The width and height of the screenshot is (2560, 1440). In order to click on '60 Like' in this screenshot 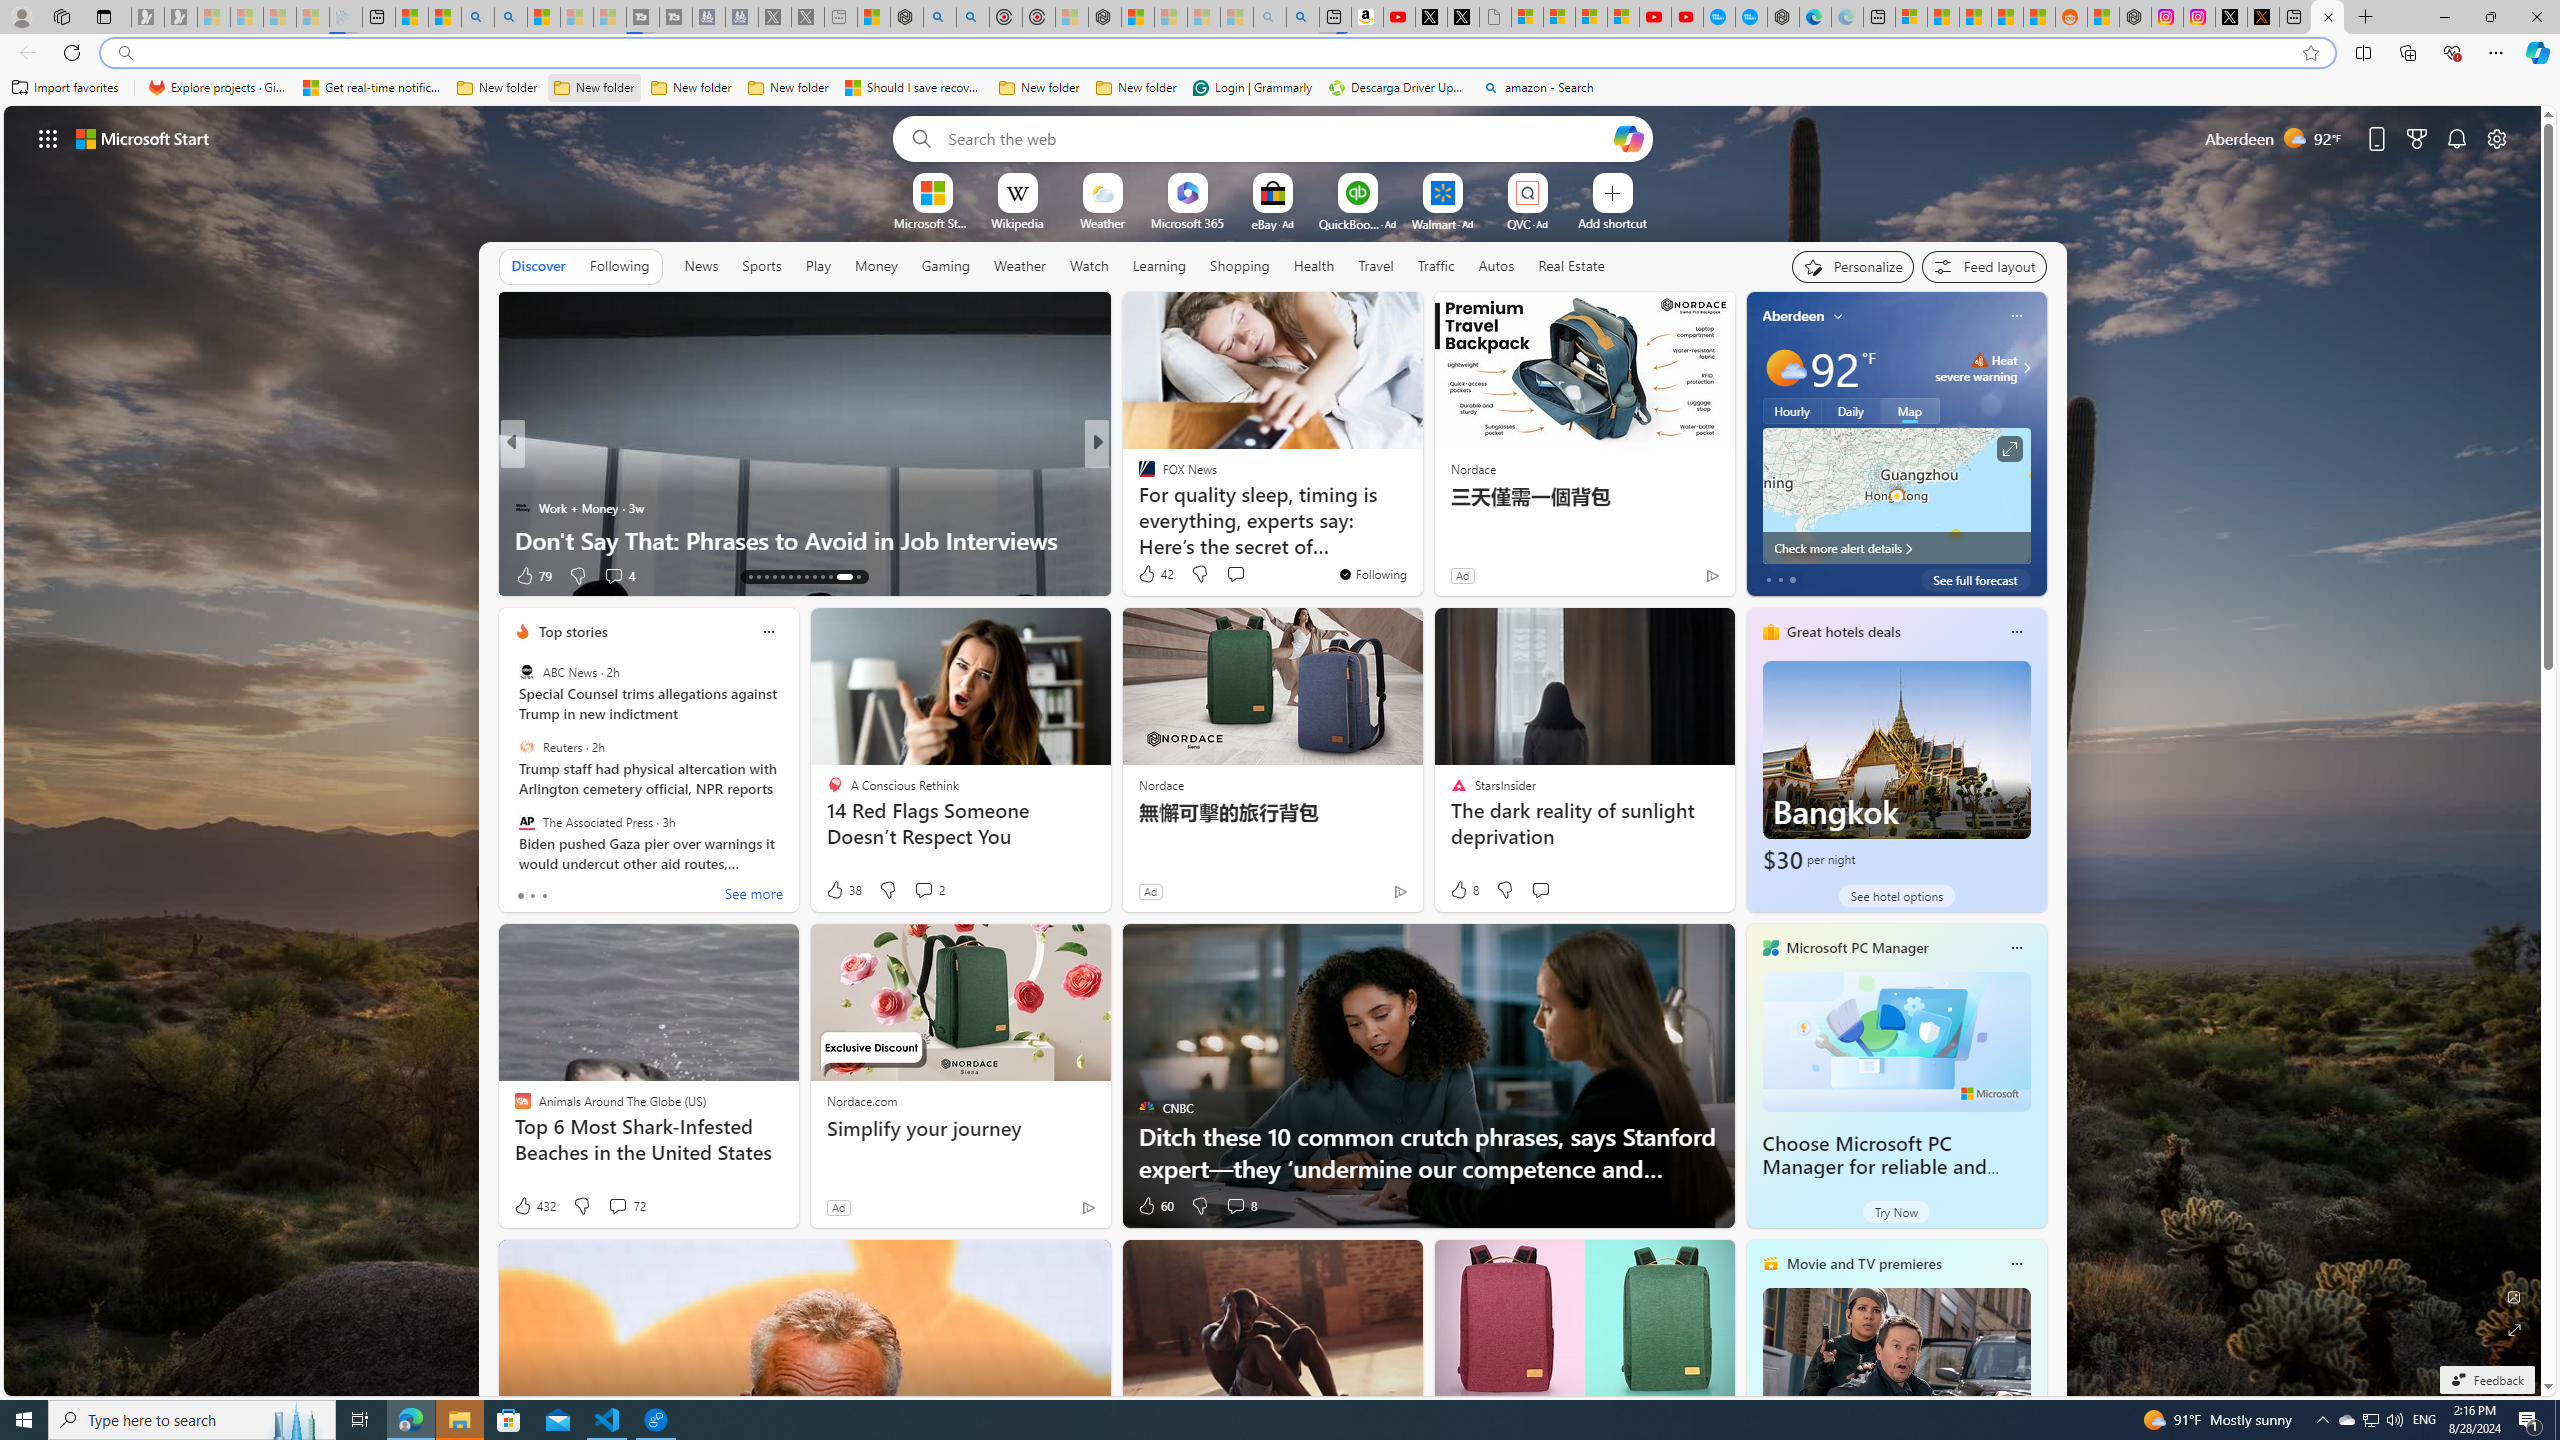, I will do `click(1154, 1206)`.